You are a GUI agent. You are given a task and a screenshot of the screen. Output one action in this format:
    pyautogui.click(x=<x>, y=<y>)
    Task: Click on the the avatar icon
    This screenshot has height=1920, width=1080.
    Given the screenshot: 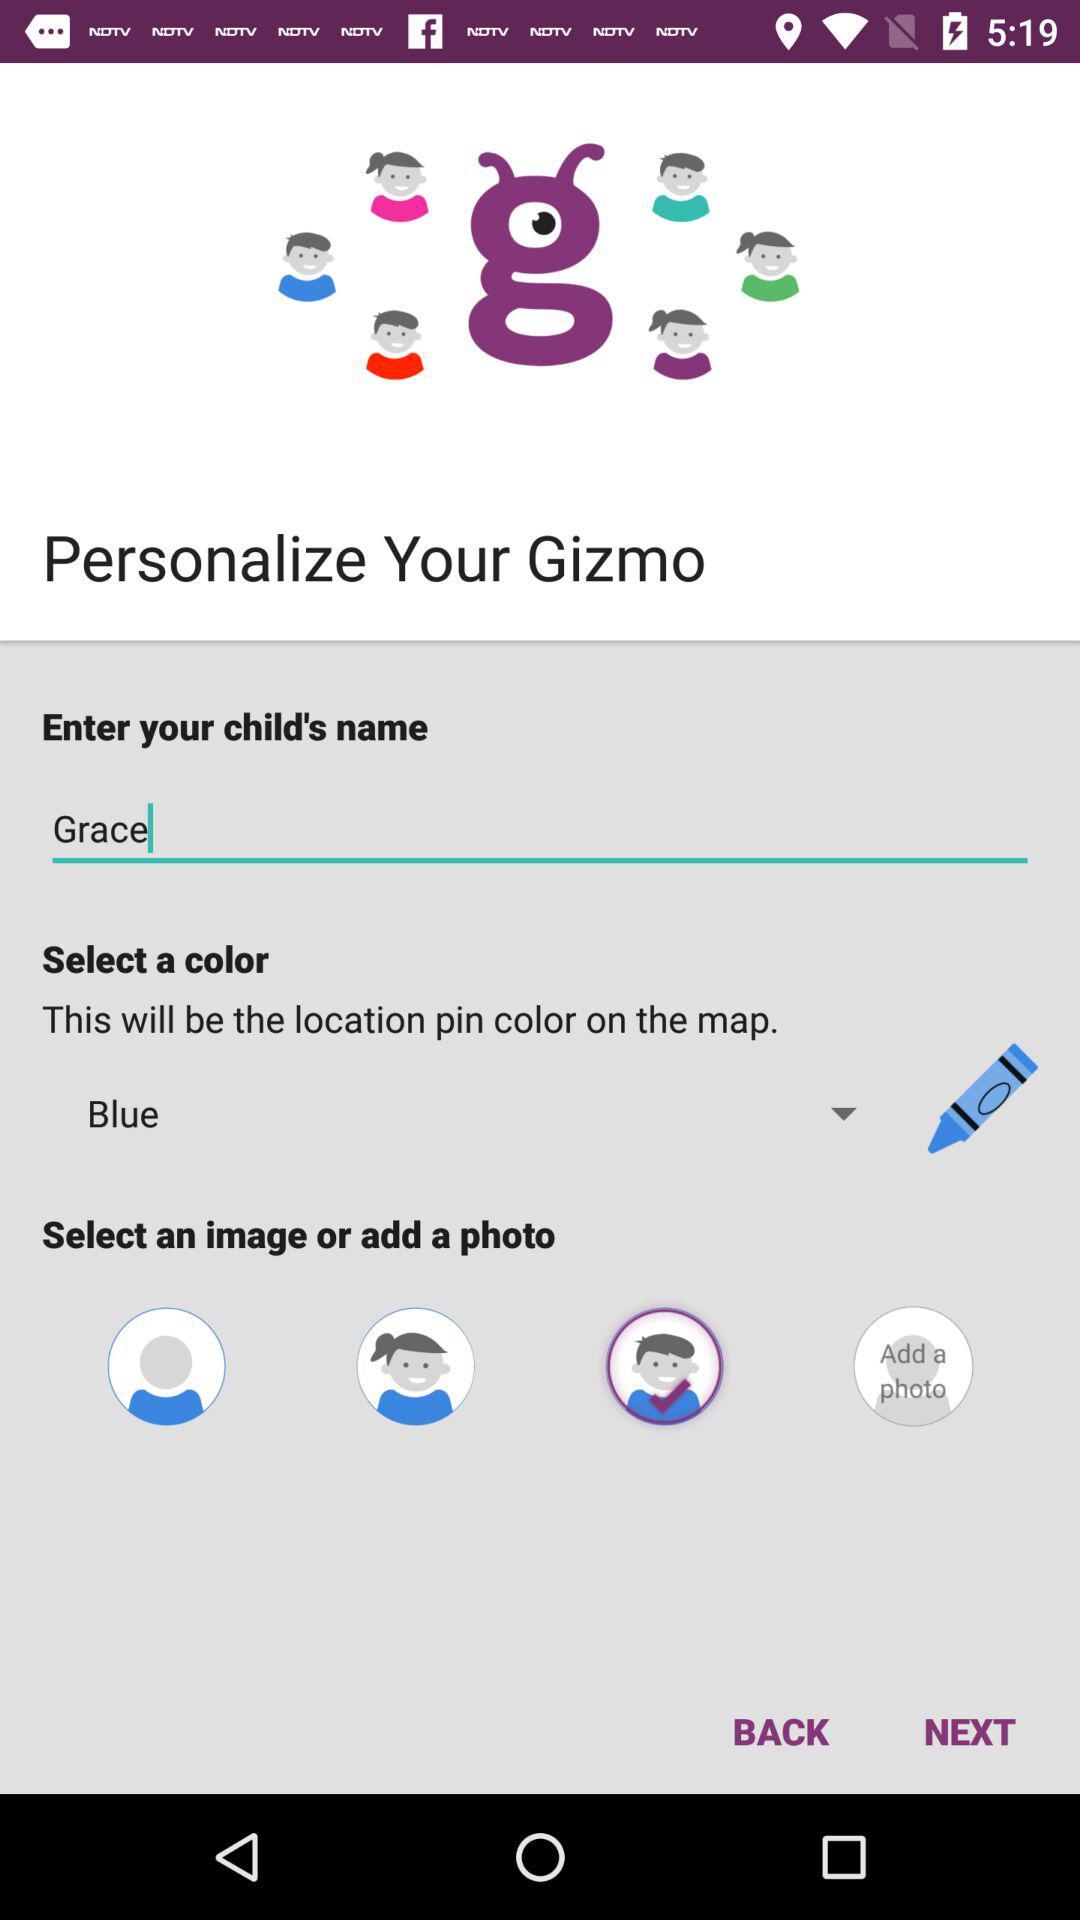 What is the action you would take?
    pyautogui.click(x=913, y=1365)
    